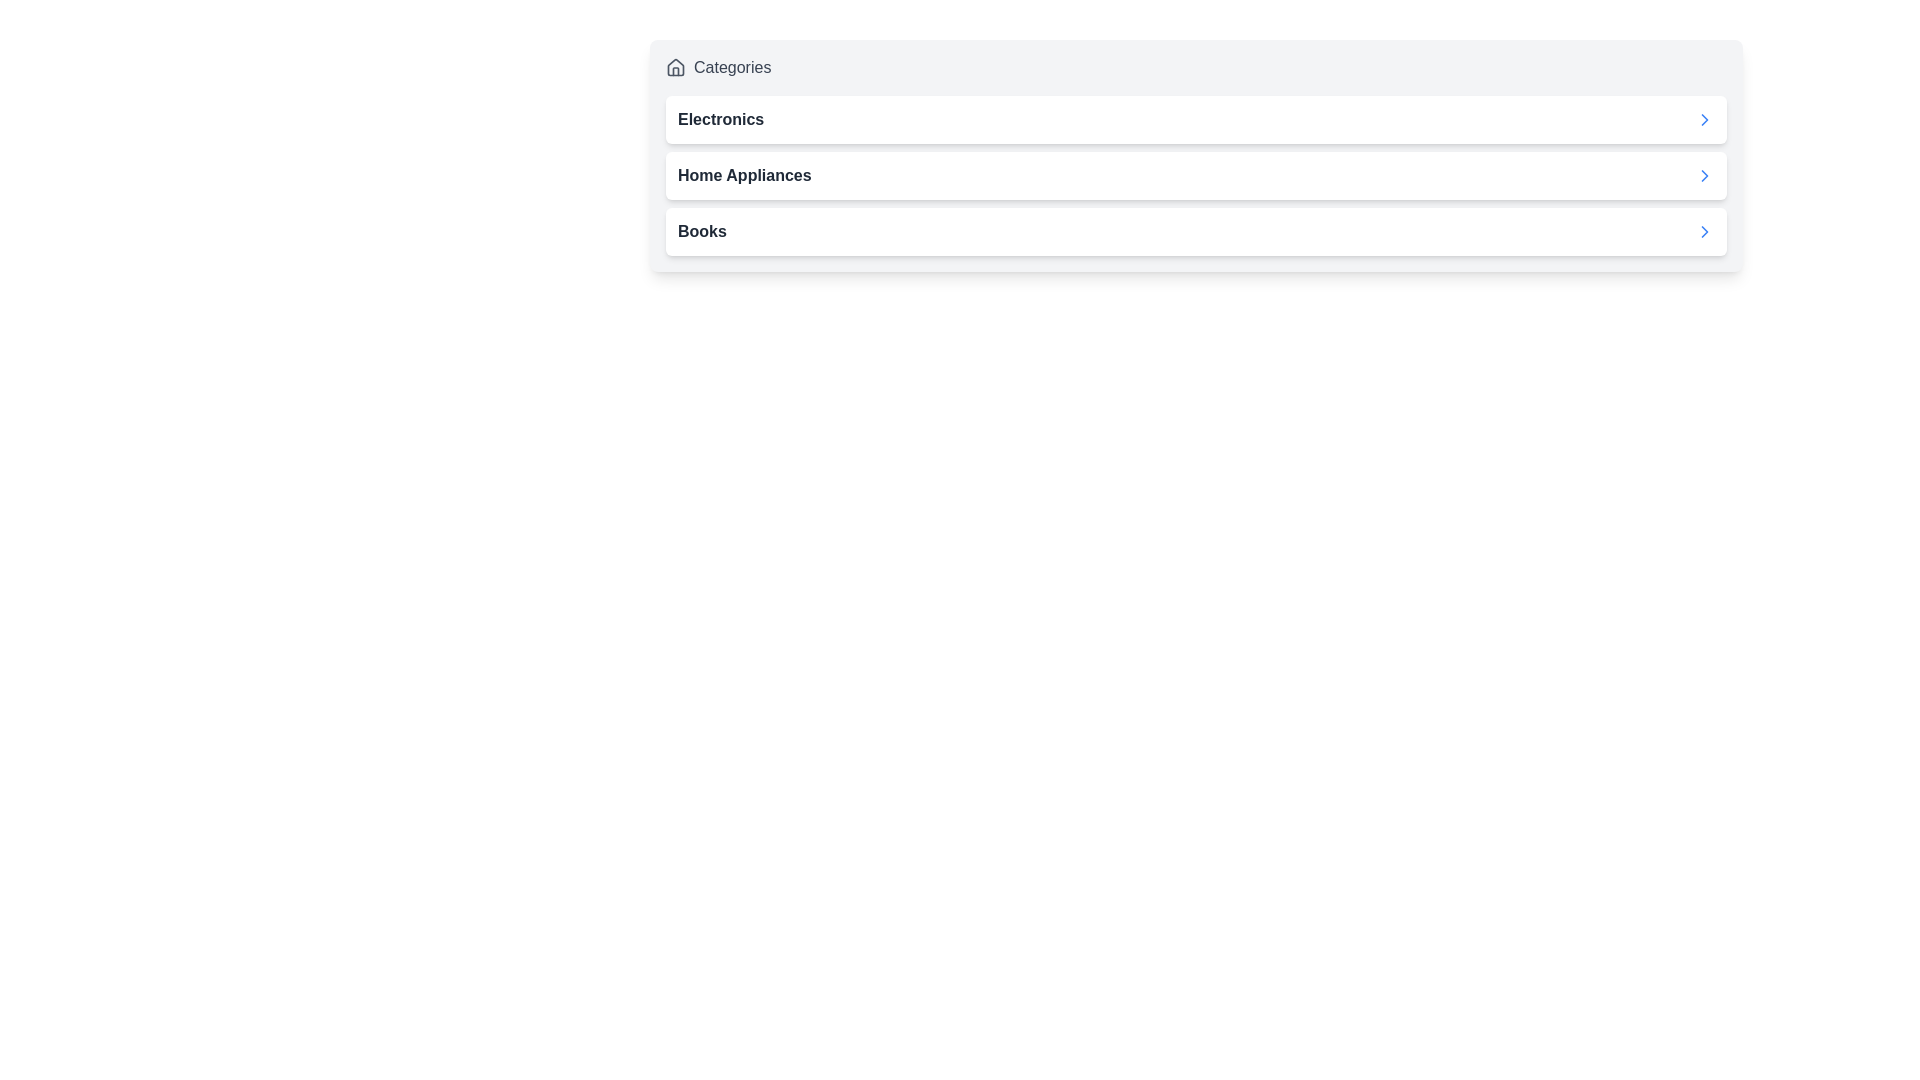 Image resolution: width=1920 pixels, height=1080 pixels. What do you see at coordinates (743, 175) in the screenshot?
I see `the 'Home Appliances' text, which is styled in bold dark gray and is the second item in the categories list, located between 'Electronics' and 'Books'` at bounding box center [743, 175].